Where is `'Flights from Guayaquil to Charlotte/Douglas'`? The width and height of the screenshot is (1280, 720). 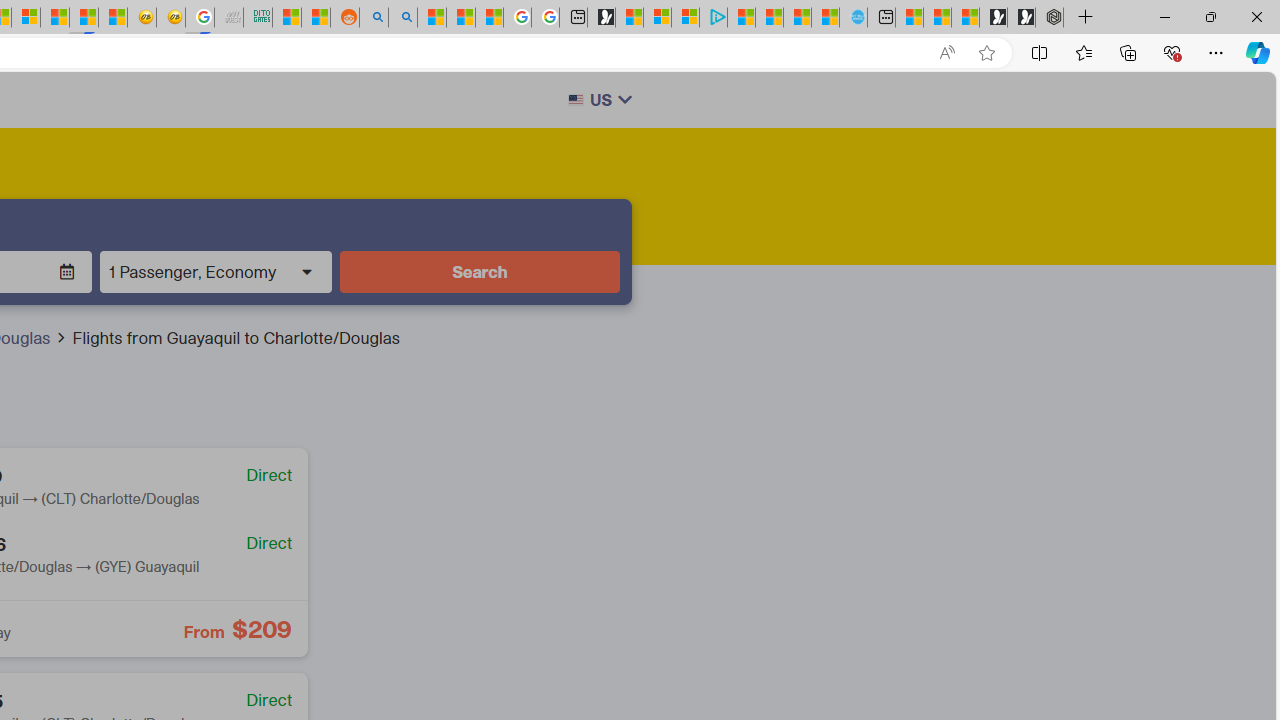 'Flights from Guayaquil to Charlotte/Douglas' is located at coordinates (235, 337).